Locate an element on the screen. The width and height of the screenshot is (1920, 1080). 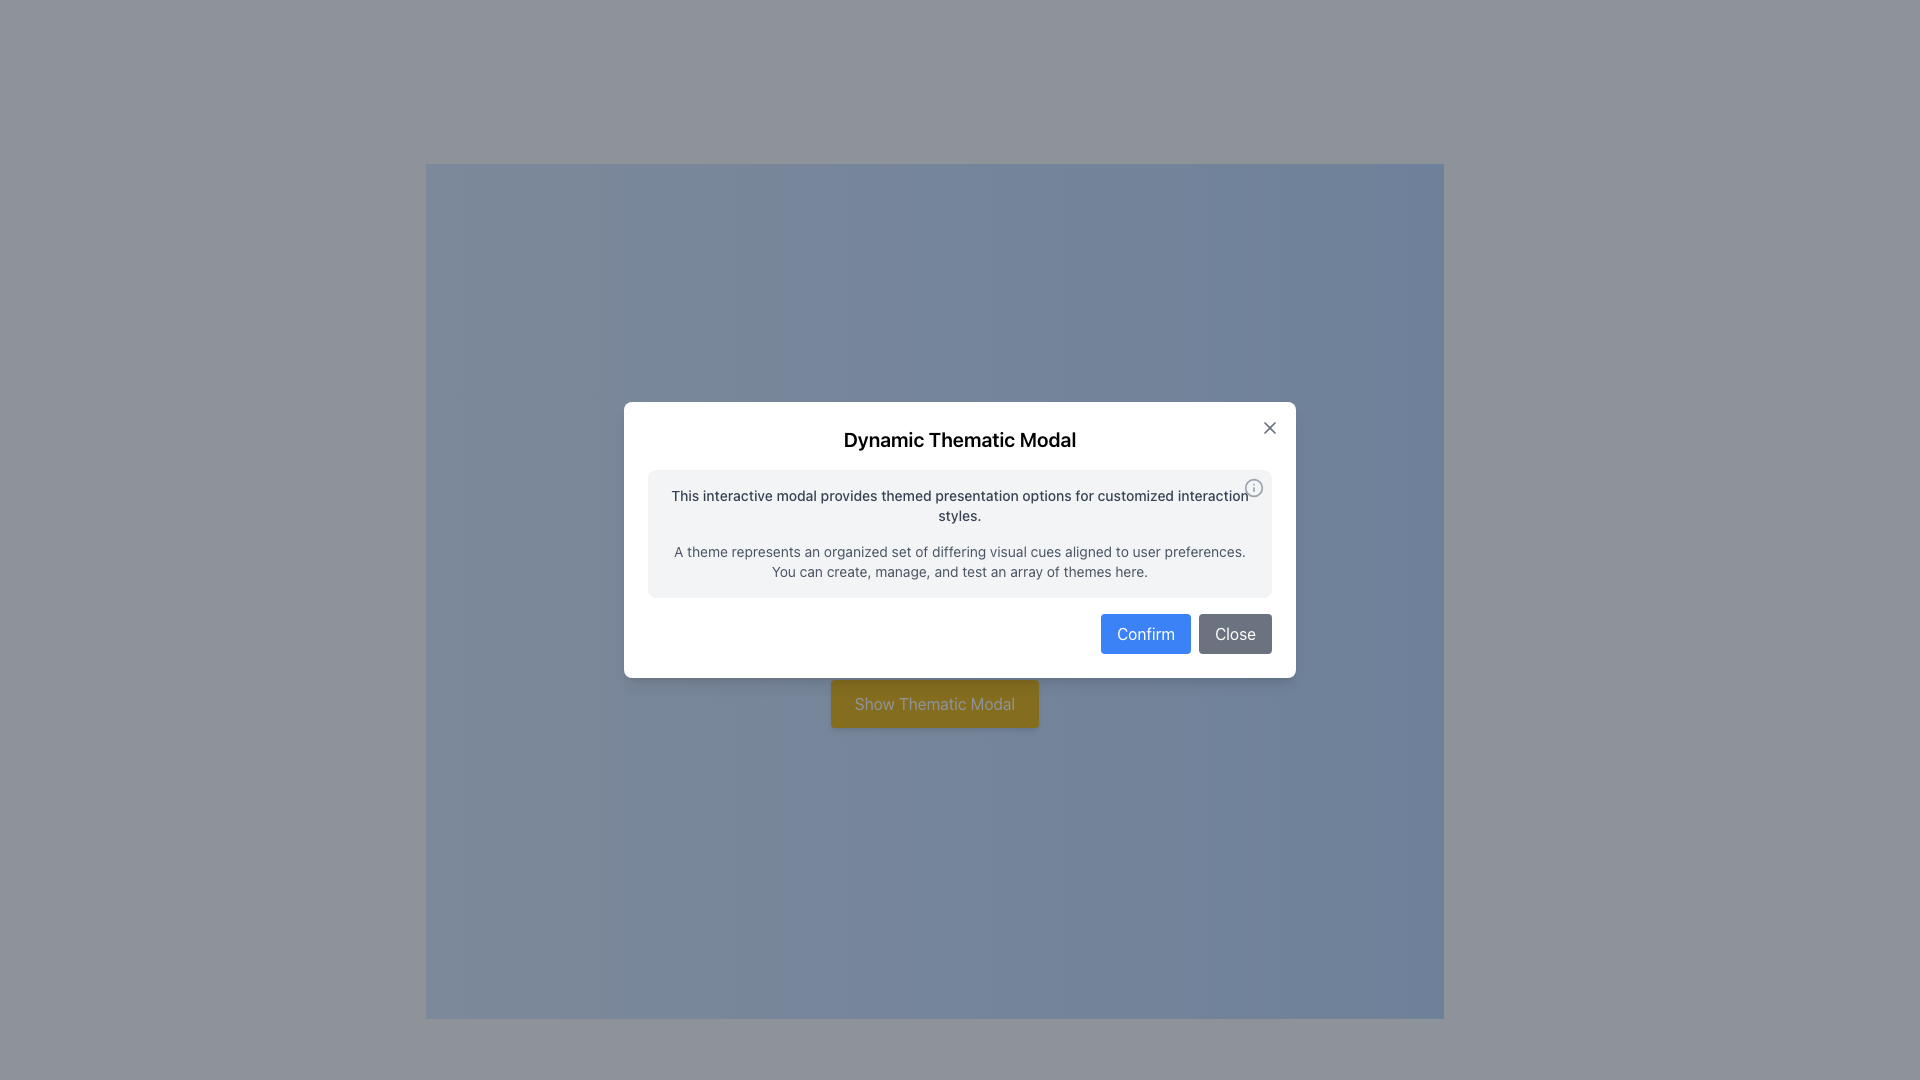
text from the title Text Label of the modal, which is located at the top center of the modal dialog is located at coordinates (960, 438).